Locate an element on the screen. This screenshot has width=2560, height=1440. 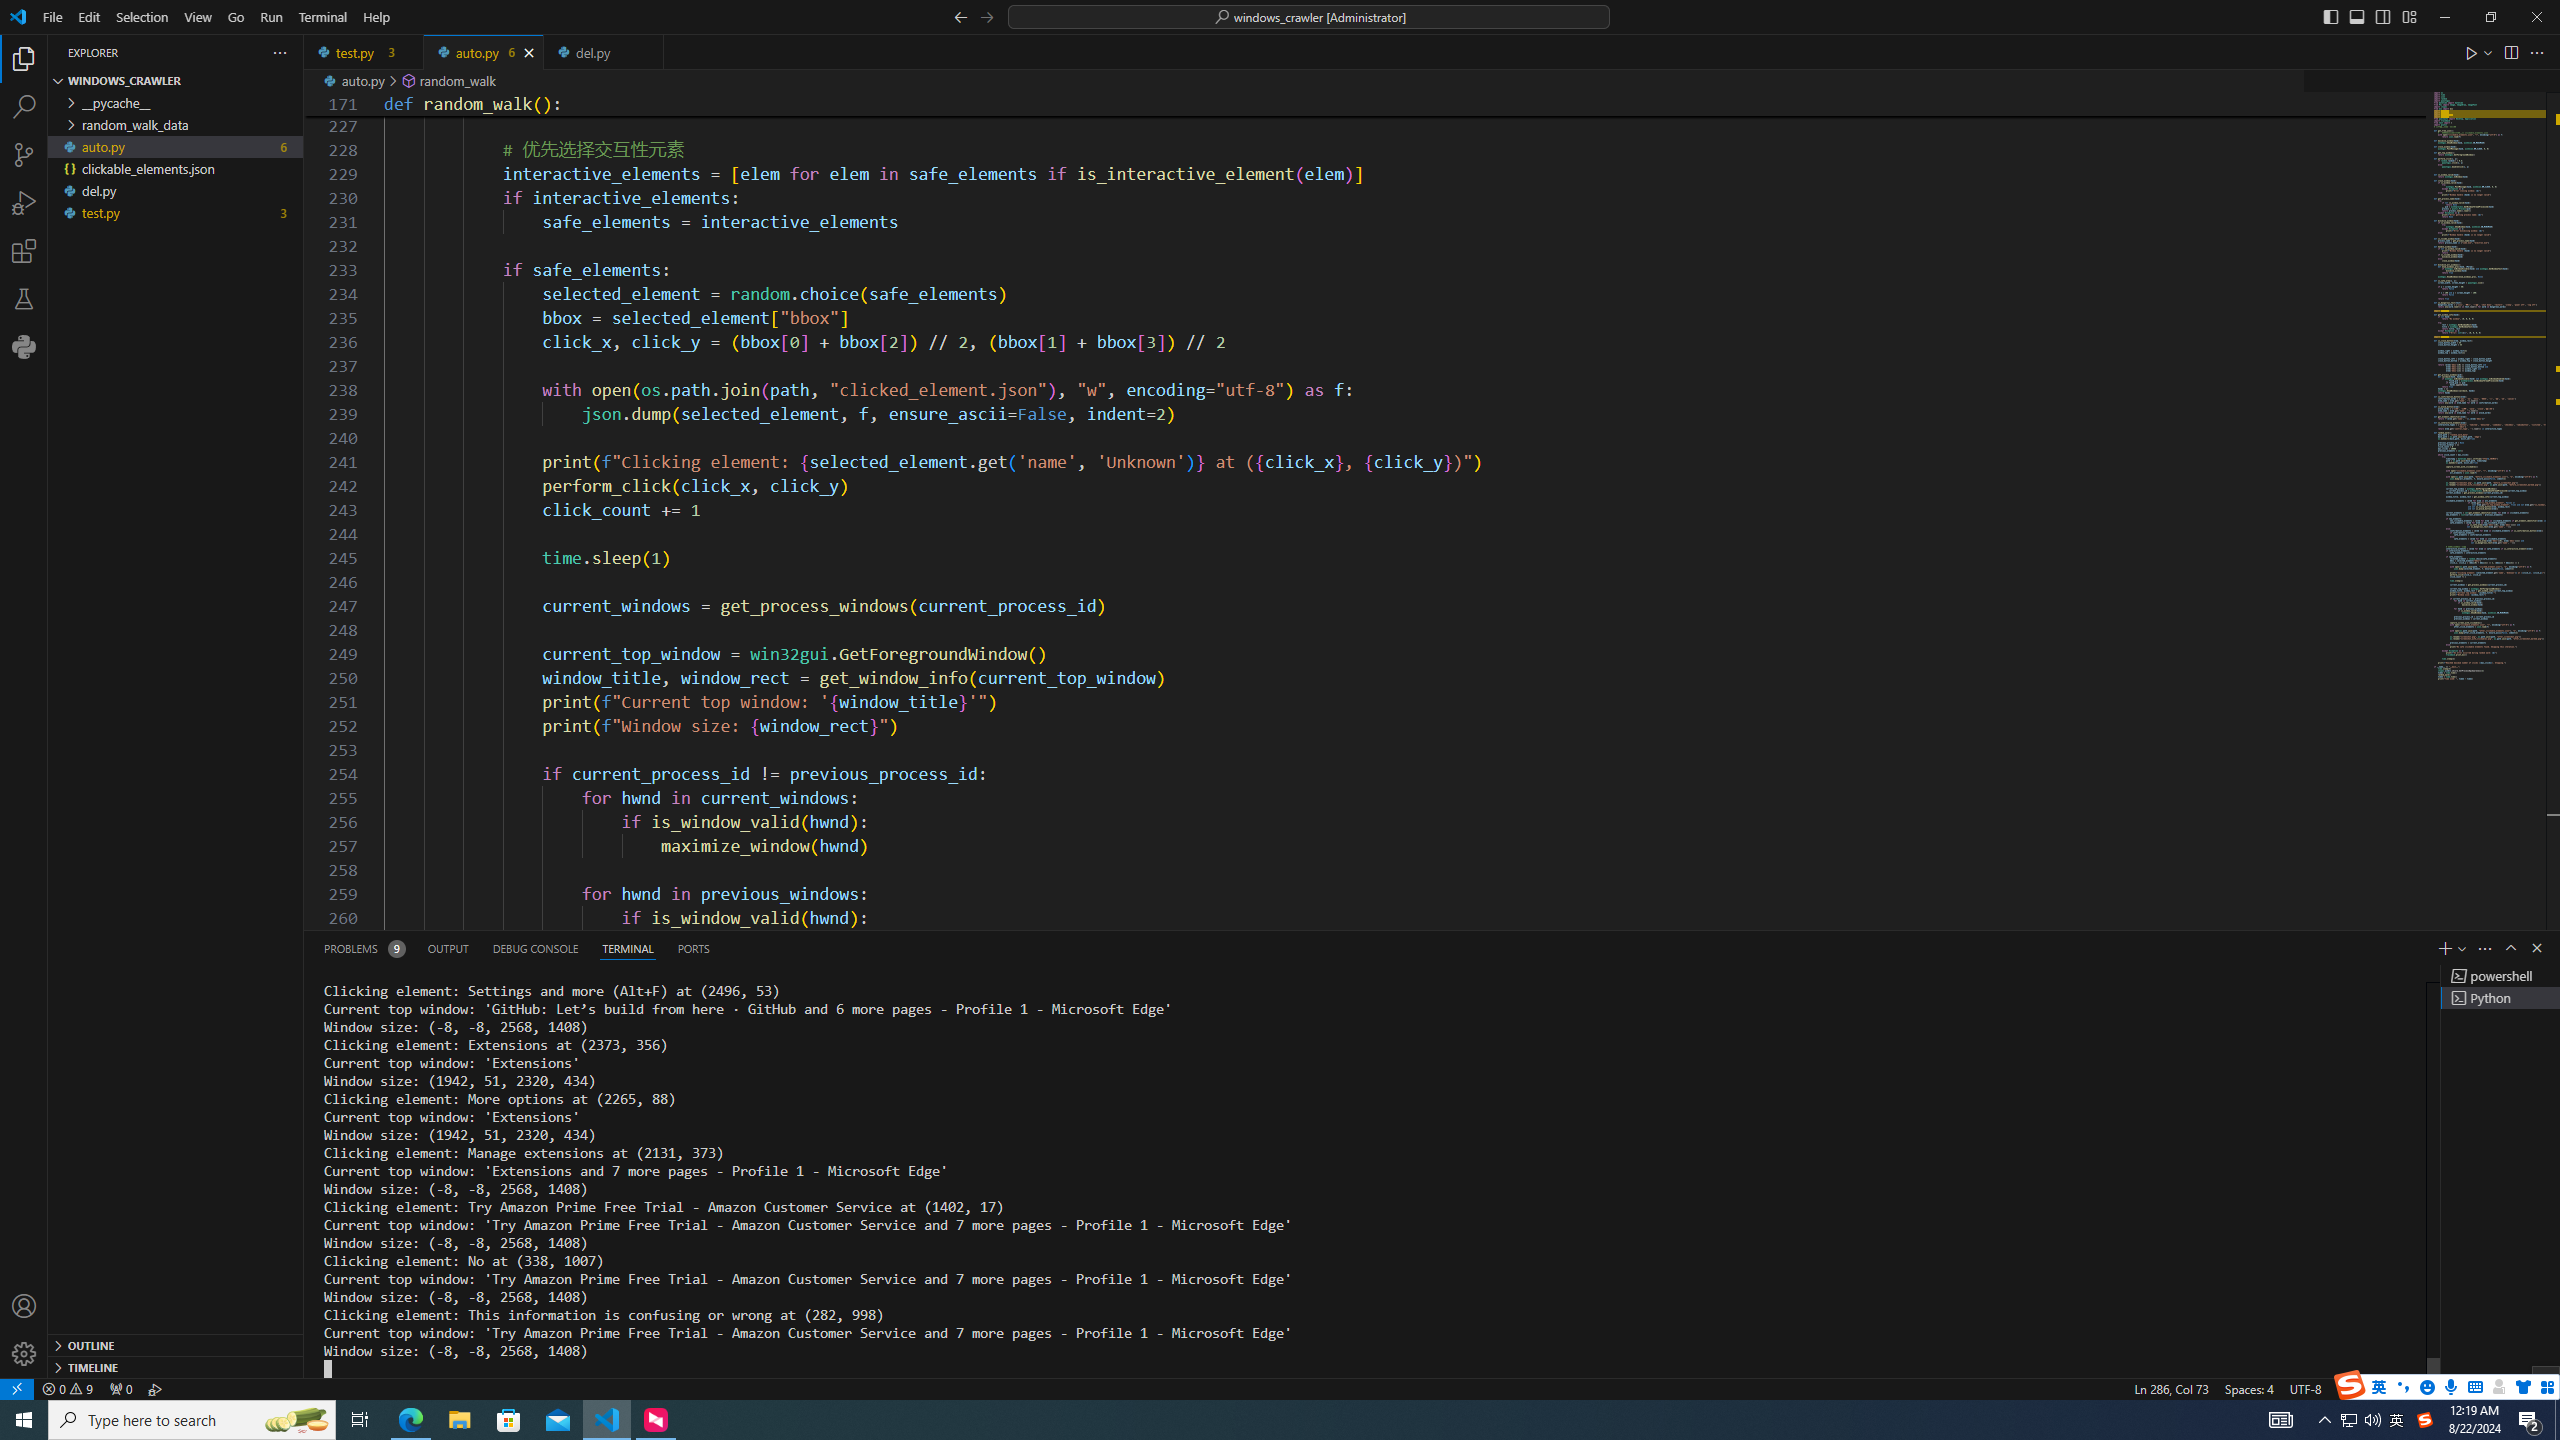
'Source Control (Ctrl+Shift+G)' is located at coordinates (24, 153).